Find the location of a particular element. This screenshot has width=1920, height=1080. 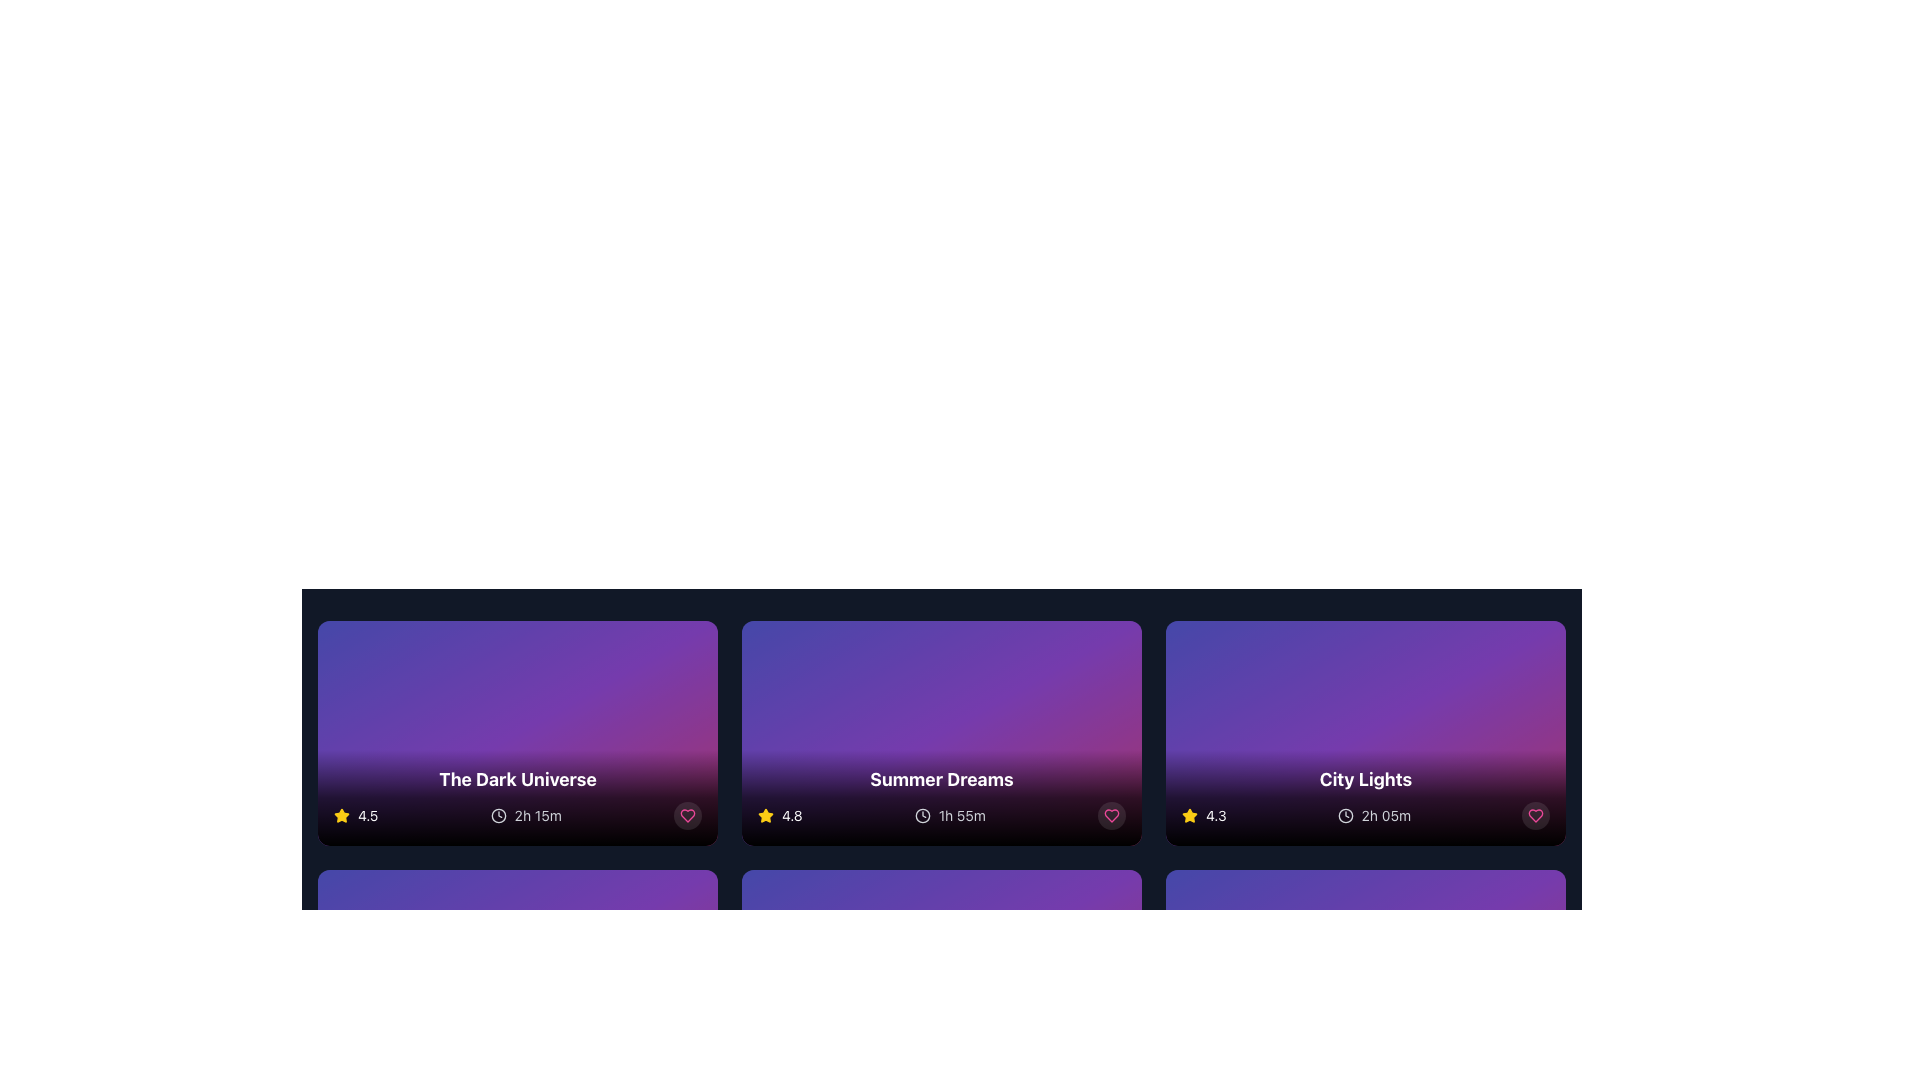

the visual representation of the yellow star-shaped icon used for rating, which is located below the title 'Summer Dreams' and next to the numerical score '4.8' is located at coordinates (765, 816).